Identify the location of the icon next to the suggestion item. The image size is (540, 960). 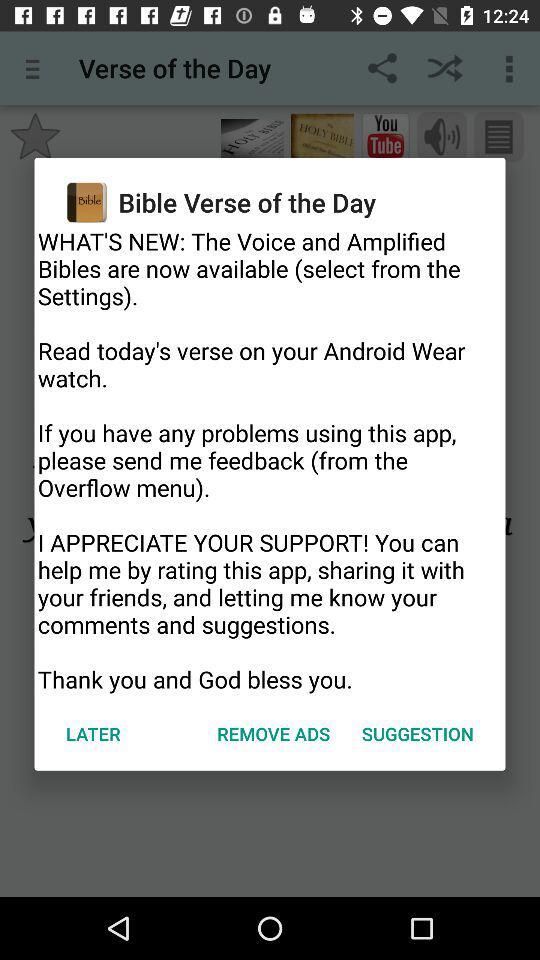
(272, 732).